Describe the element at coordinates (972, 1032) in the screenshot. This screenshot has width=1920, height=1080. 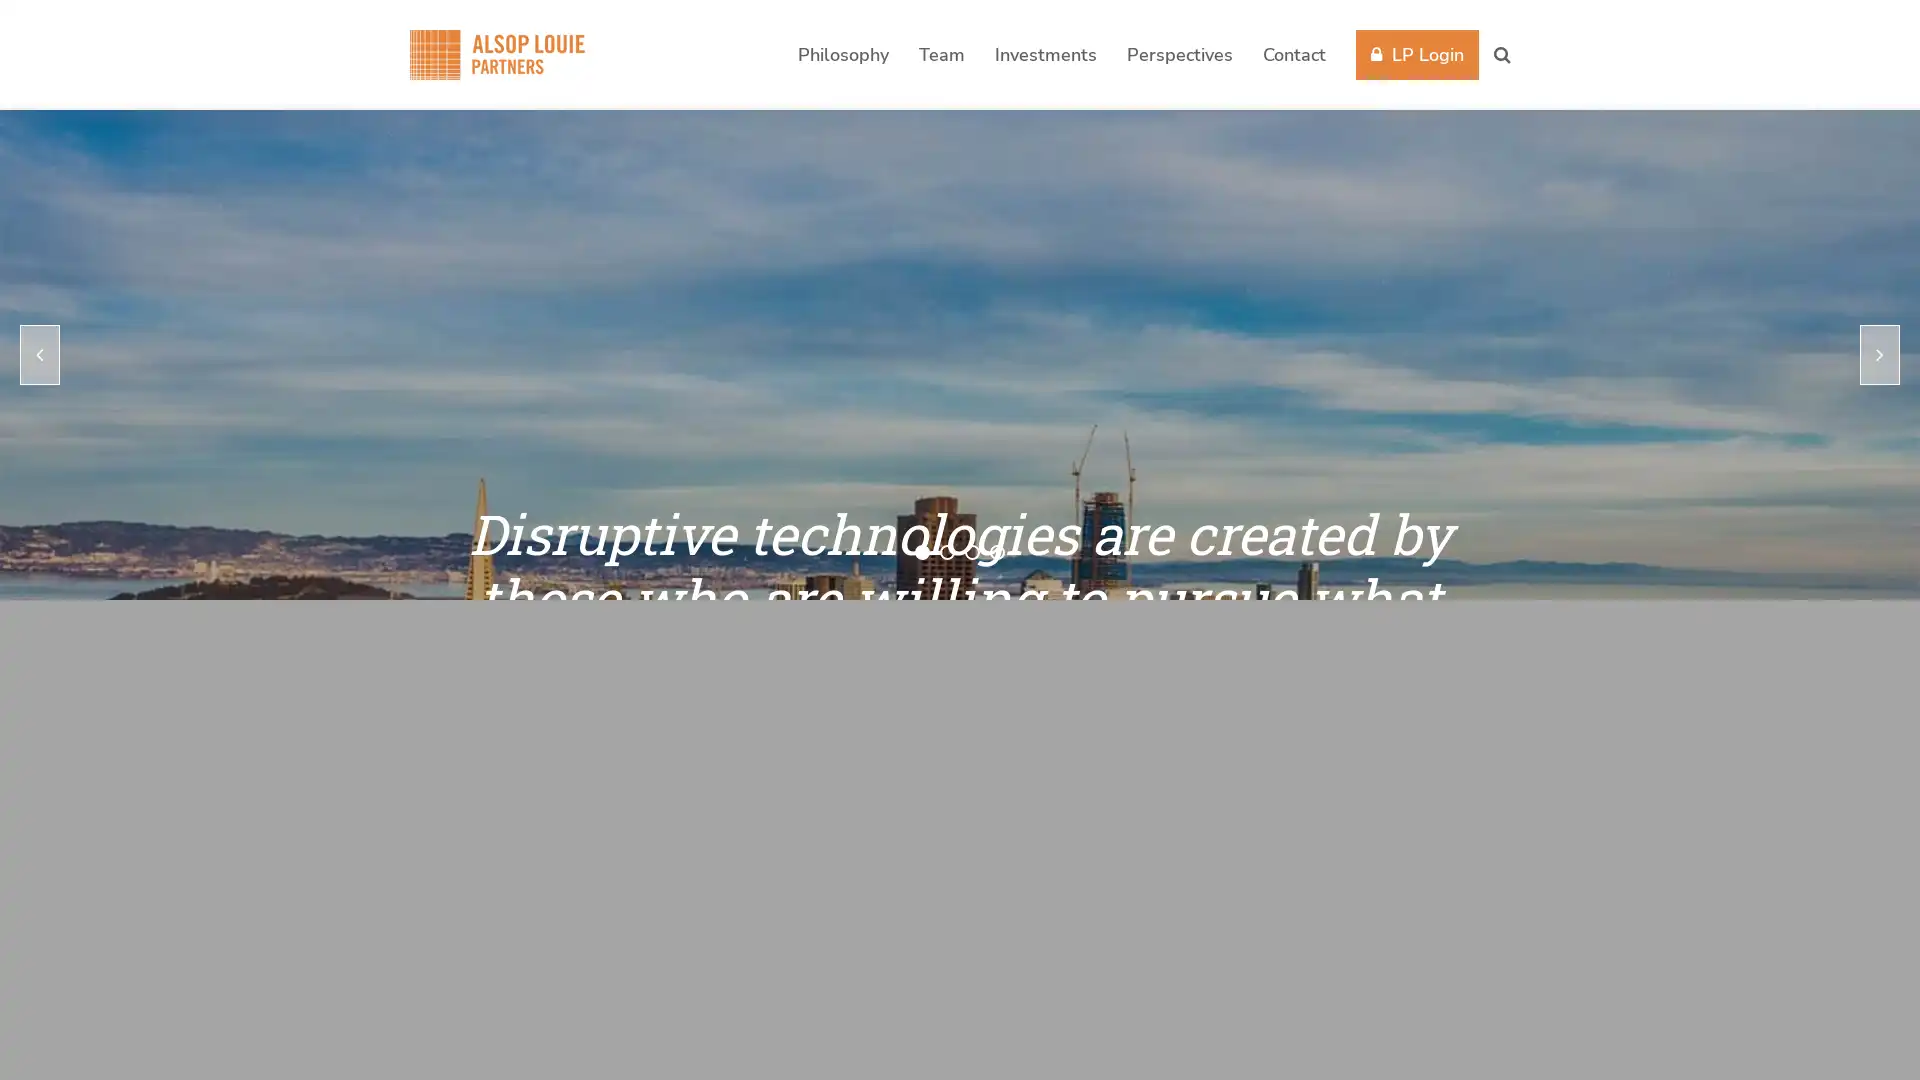
I see `go to slide 3` at that location.